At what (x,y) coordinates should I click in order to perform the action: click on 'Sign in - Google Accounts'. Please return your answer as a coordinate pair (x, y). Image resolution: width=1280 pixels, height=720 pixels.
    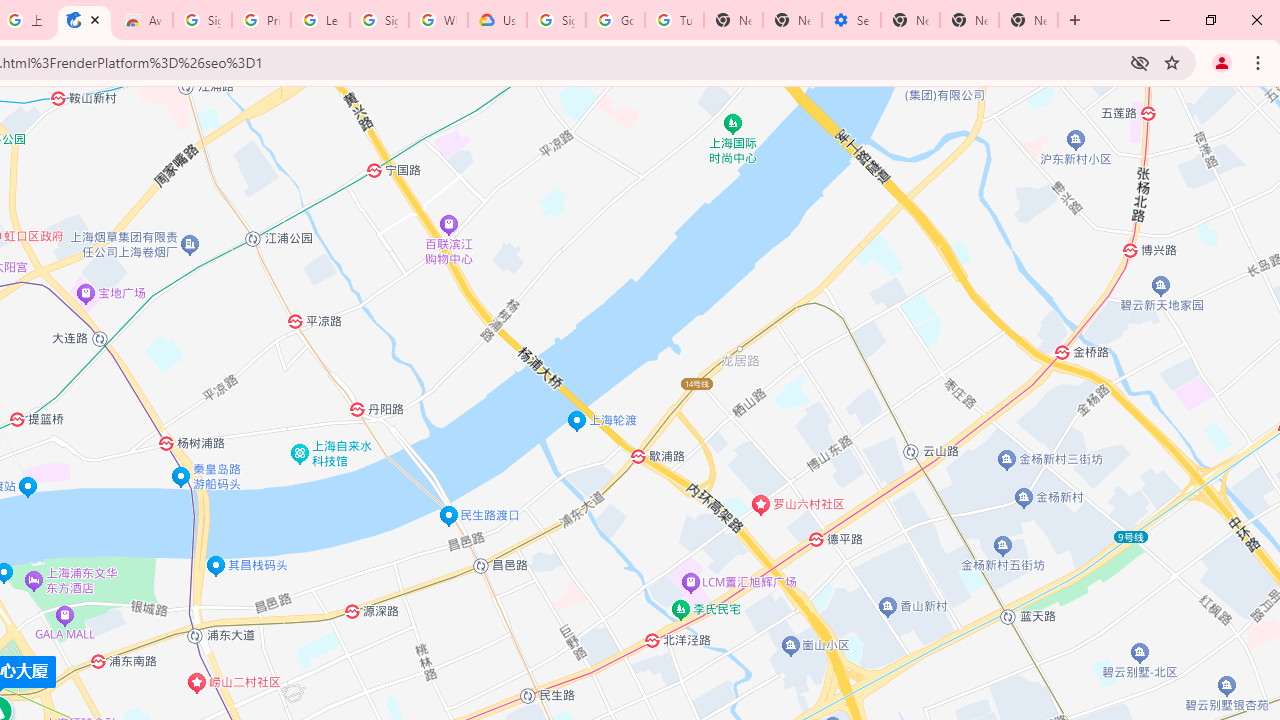
    Looking at the image, I should click on (556, 20).